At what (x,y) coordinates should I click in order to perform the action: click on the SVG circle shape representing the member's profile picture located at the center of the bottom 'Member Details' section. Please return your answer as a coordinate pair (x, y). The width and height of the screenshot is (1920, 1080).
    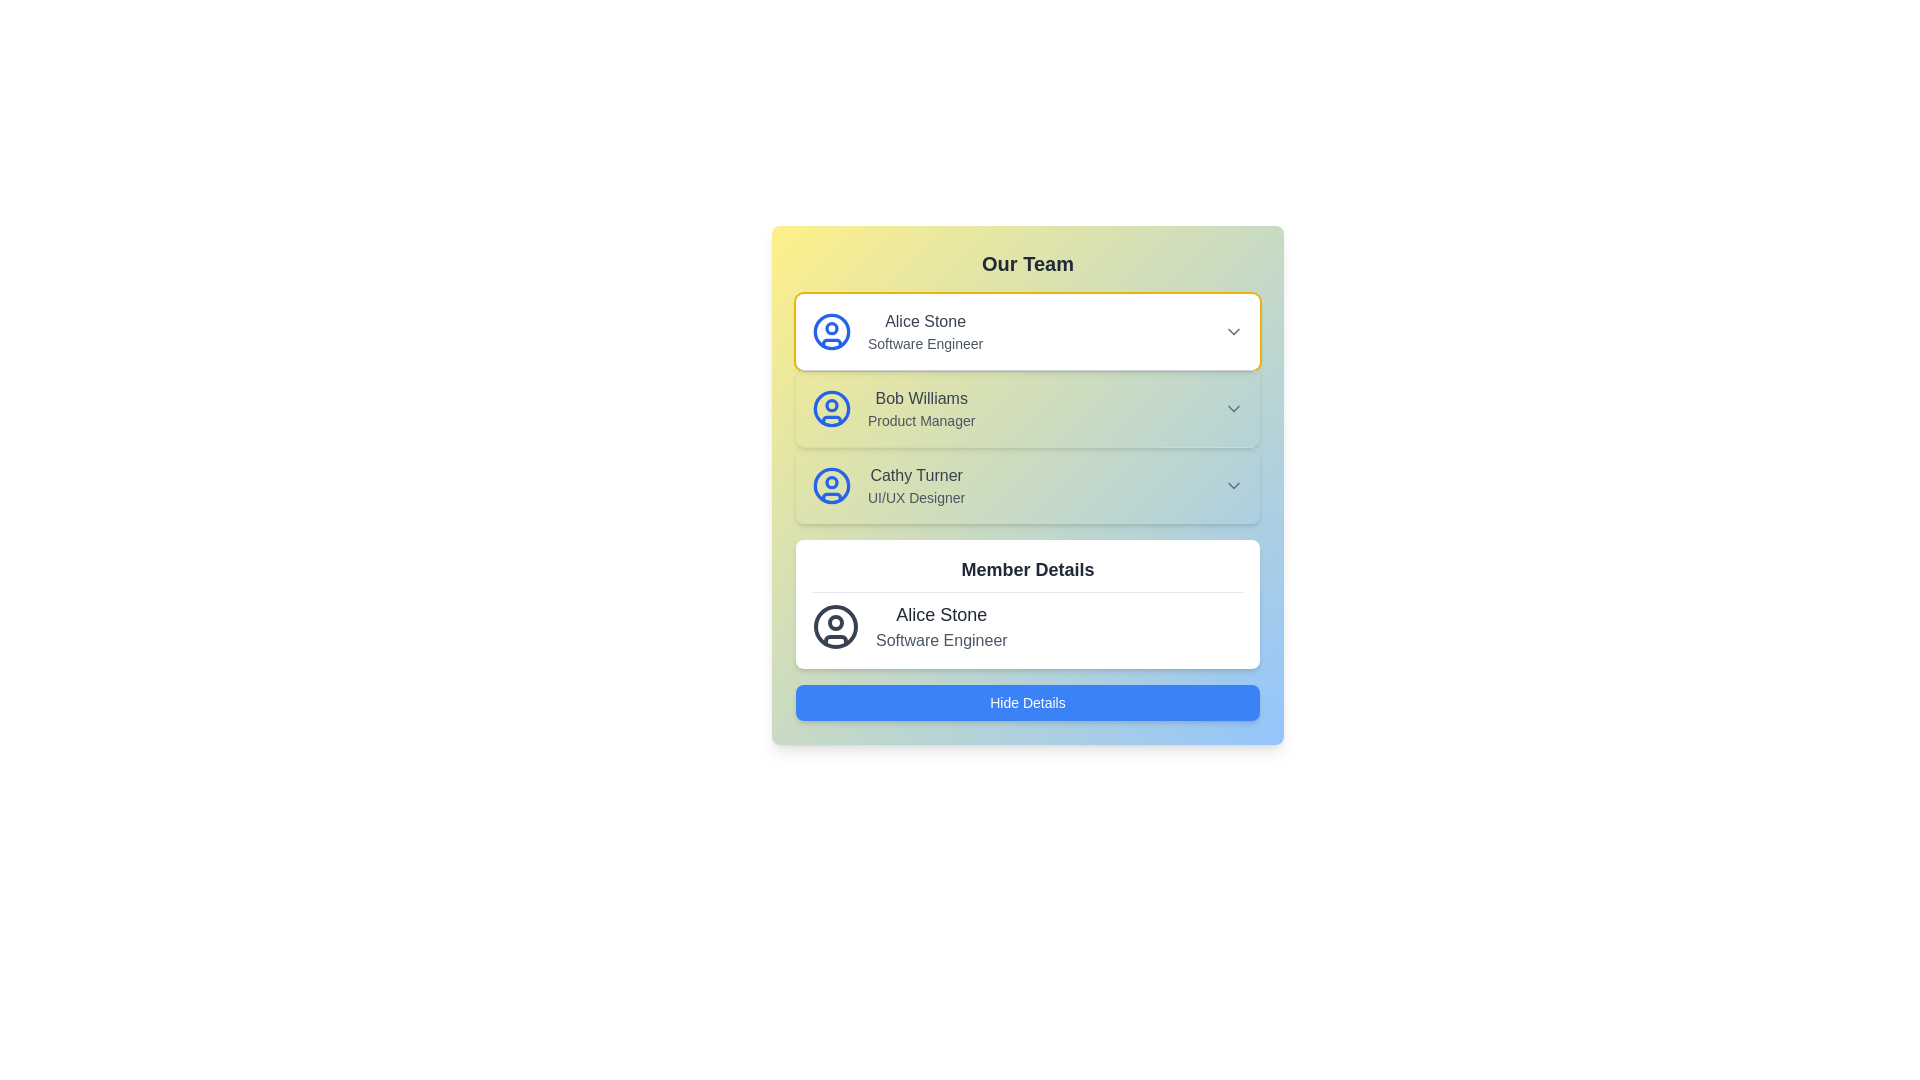
    Looking at the image, I should click on (835, 626).